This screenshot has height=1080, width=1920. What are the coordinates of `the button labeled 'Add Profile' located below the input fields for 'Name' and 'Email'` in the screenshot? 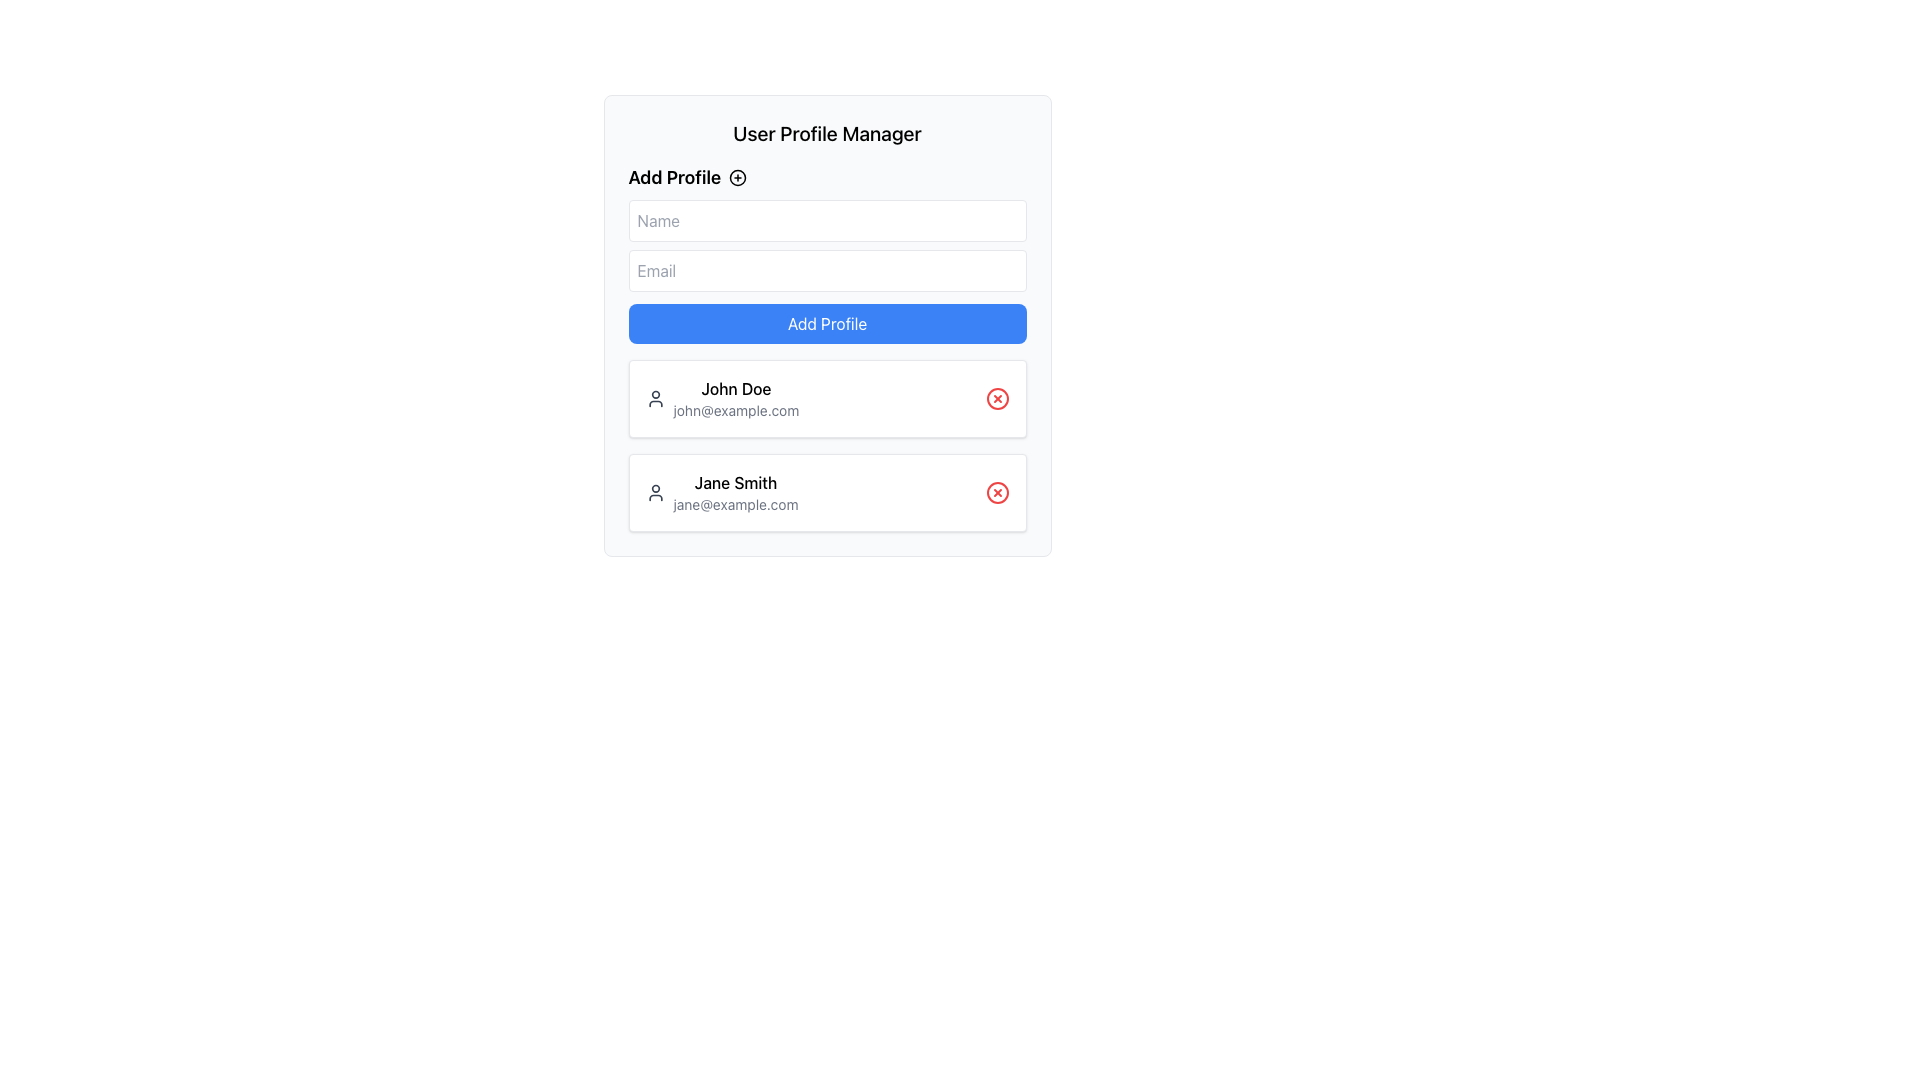 It's located at (827, 323).